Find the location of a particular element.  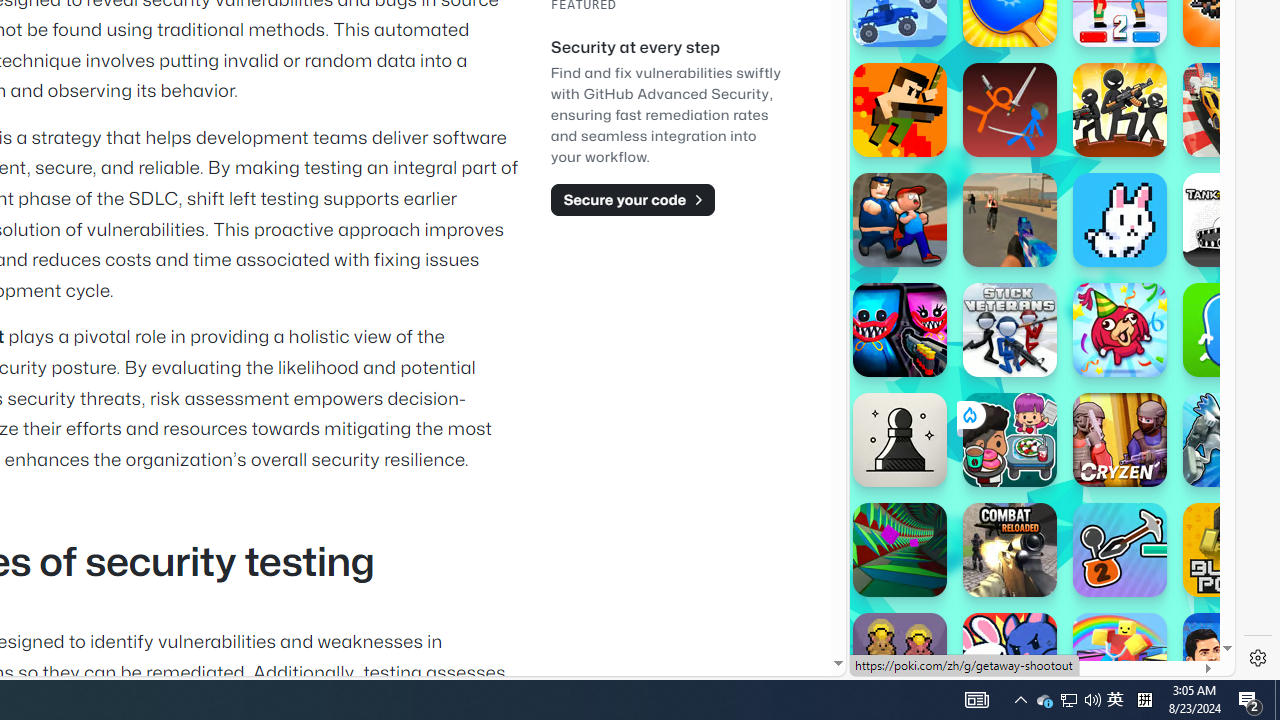

'Stick Veterans Stick Veterans' is located at coordinates (1009, 329).